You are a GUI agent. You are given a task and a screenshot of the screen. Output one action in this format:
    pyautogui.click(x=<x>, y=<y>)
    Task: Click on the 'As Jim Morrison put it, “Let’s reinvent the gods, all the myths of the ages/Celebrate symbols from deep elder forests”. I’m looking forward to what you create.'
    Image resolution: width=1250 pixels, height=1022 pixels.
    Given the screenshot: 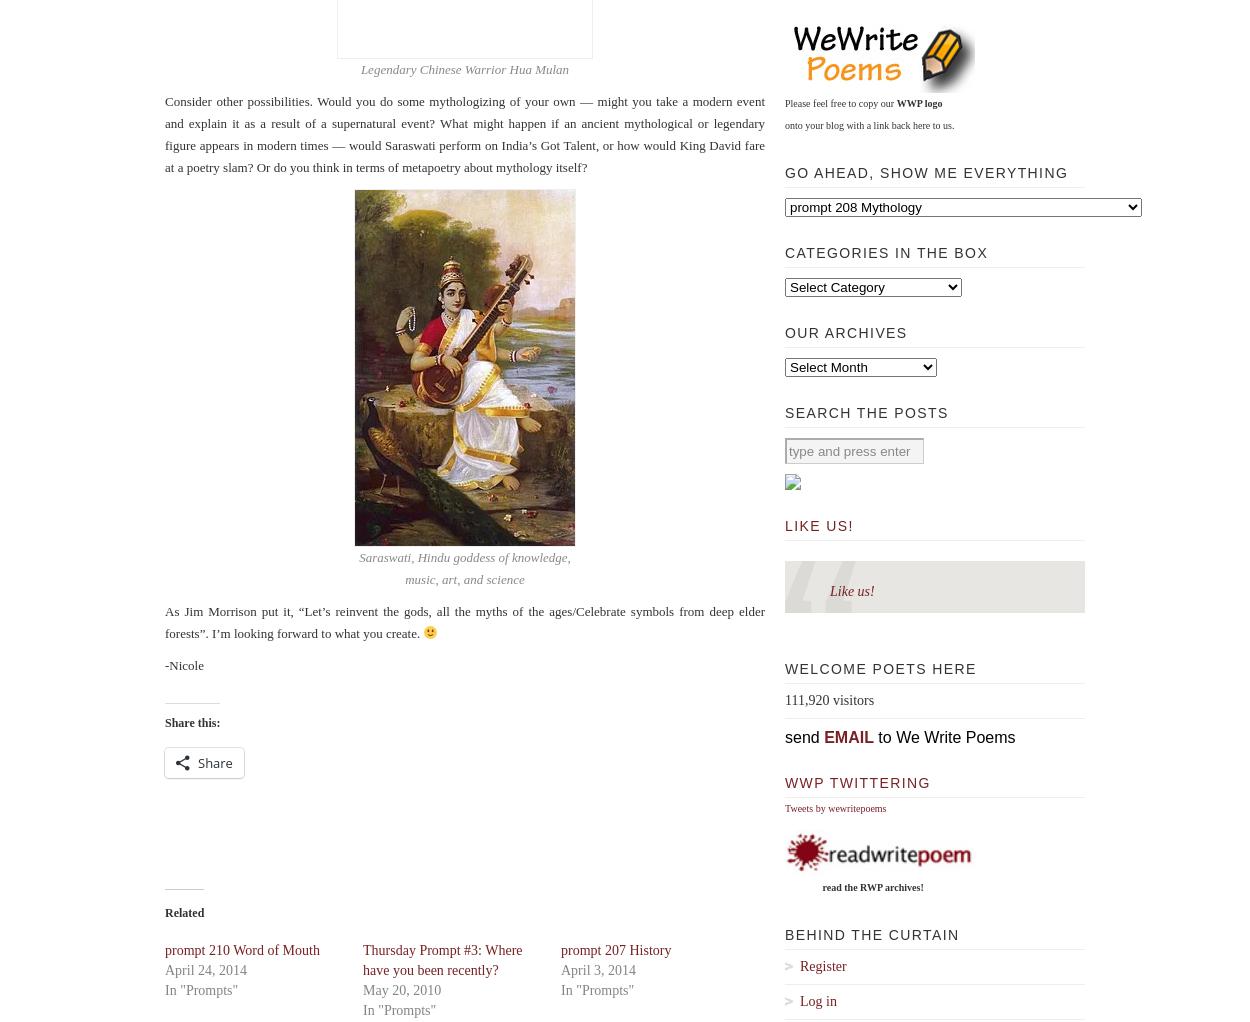 What is the action you would take?
    pyautogui.click(x=464, y=620)
    